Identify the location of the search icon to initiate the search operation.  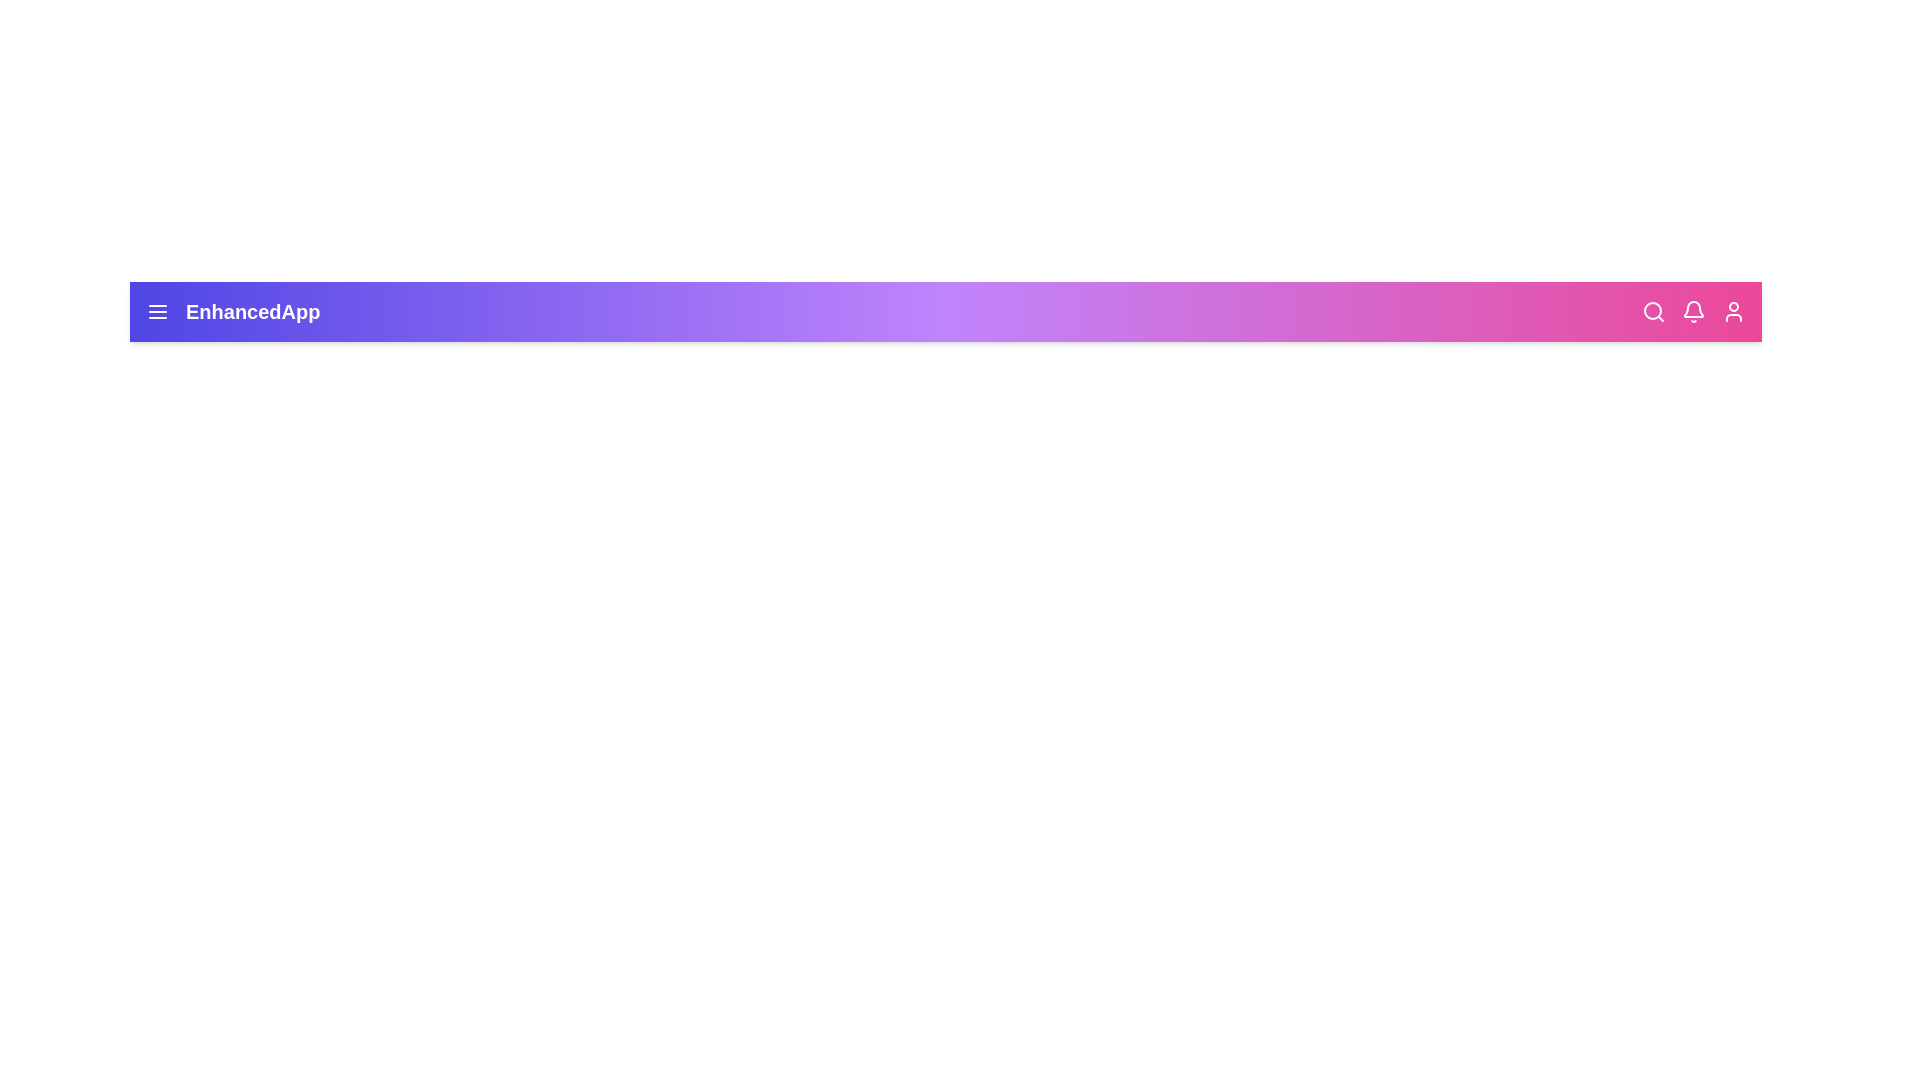
(1654, 312).